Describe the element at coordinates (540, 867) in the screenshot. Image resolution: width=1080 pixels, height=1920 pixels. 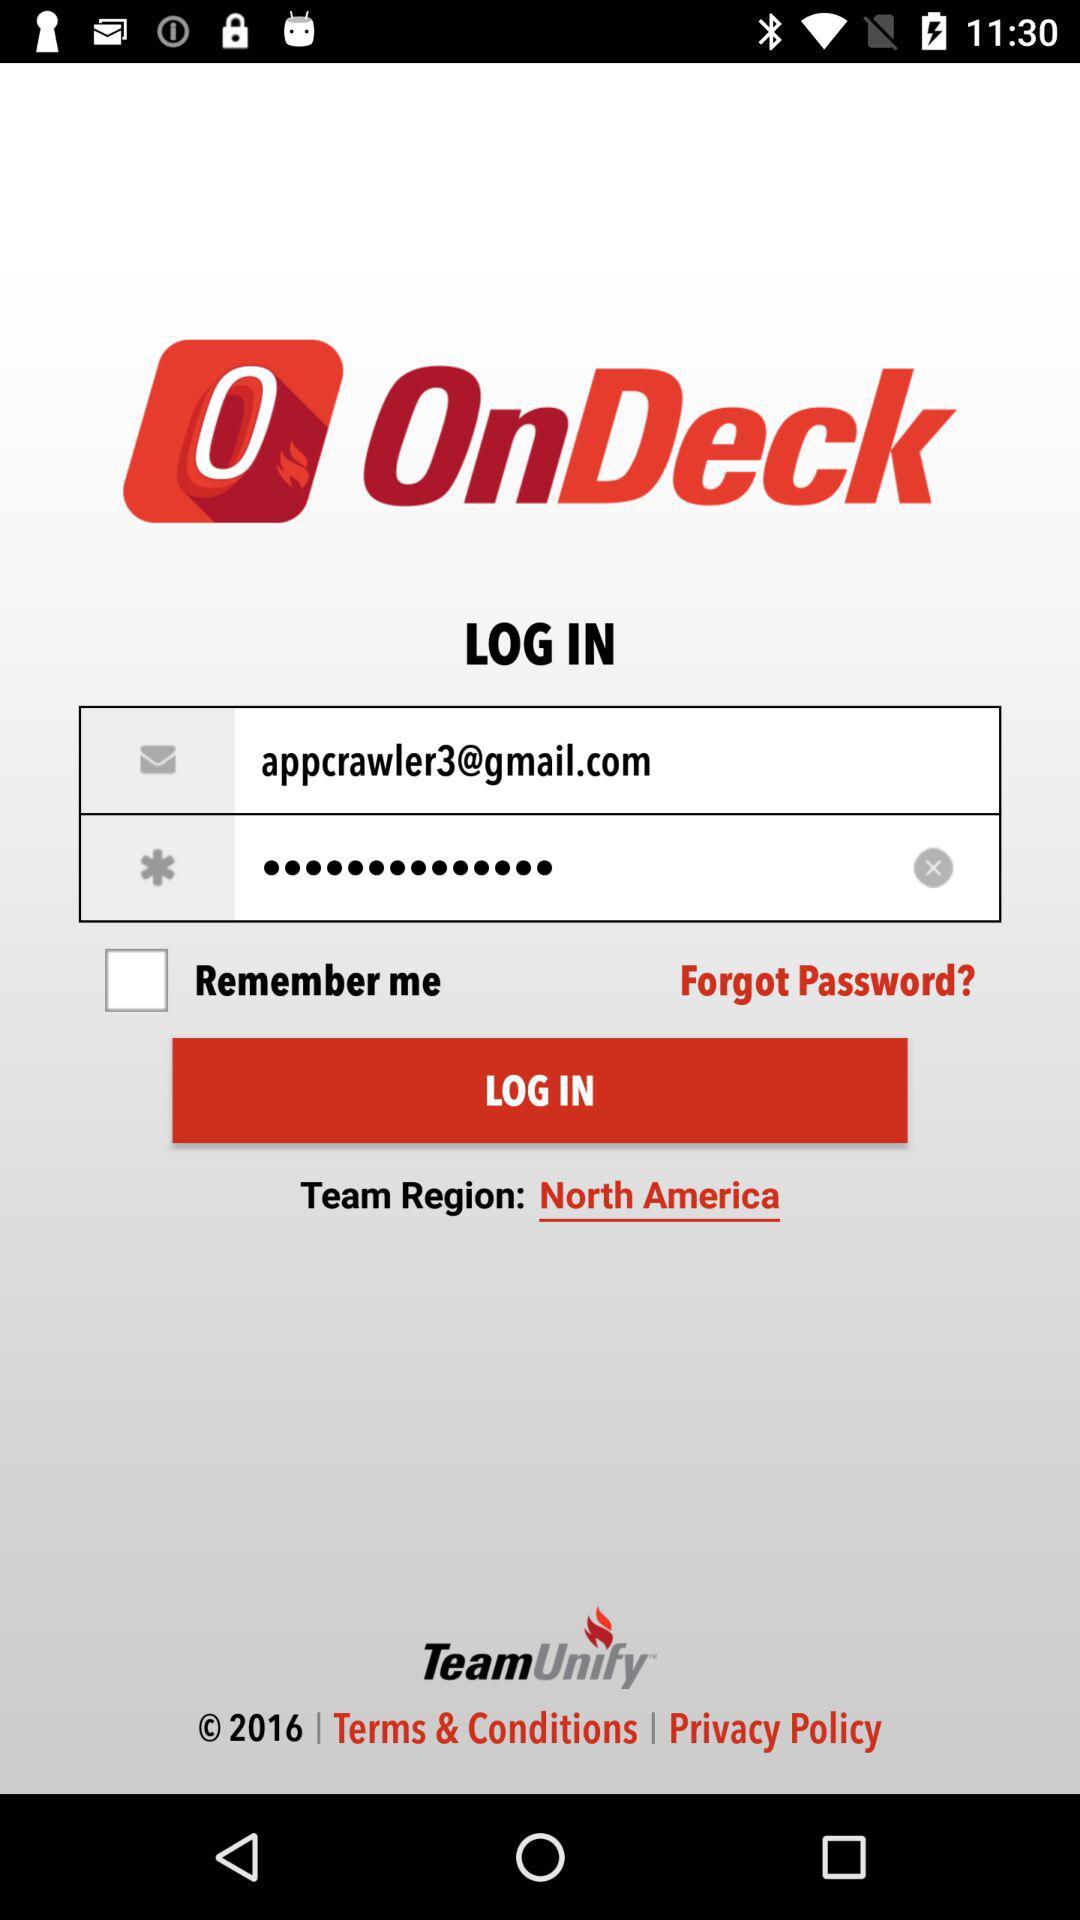
I see `second text field` at that location.